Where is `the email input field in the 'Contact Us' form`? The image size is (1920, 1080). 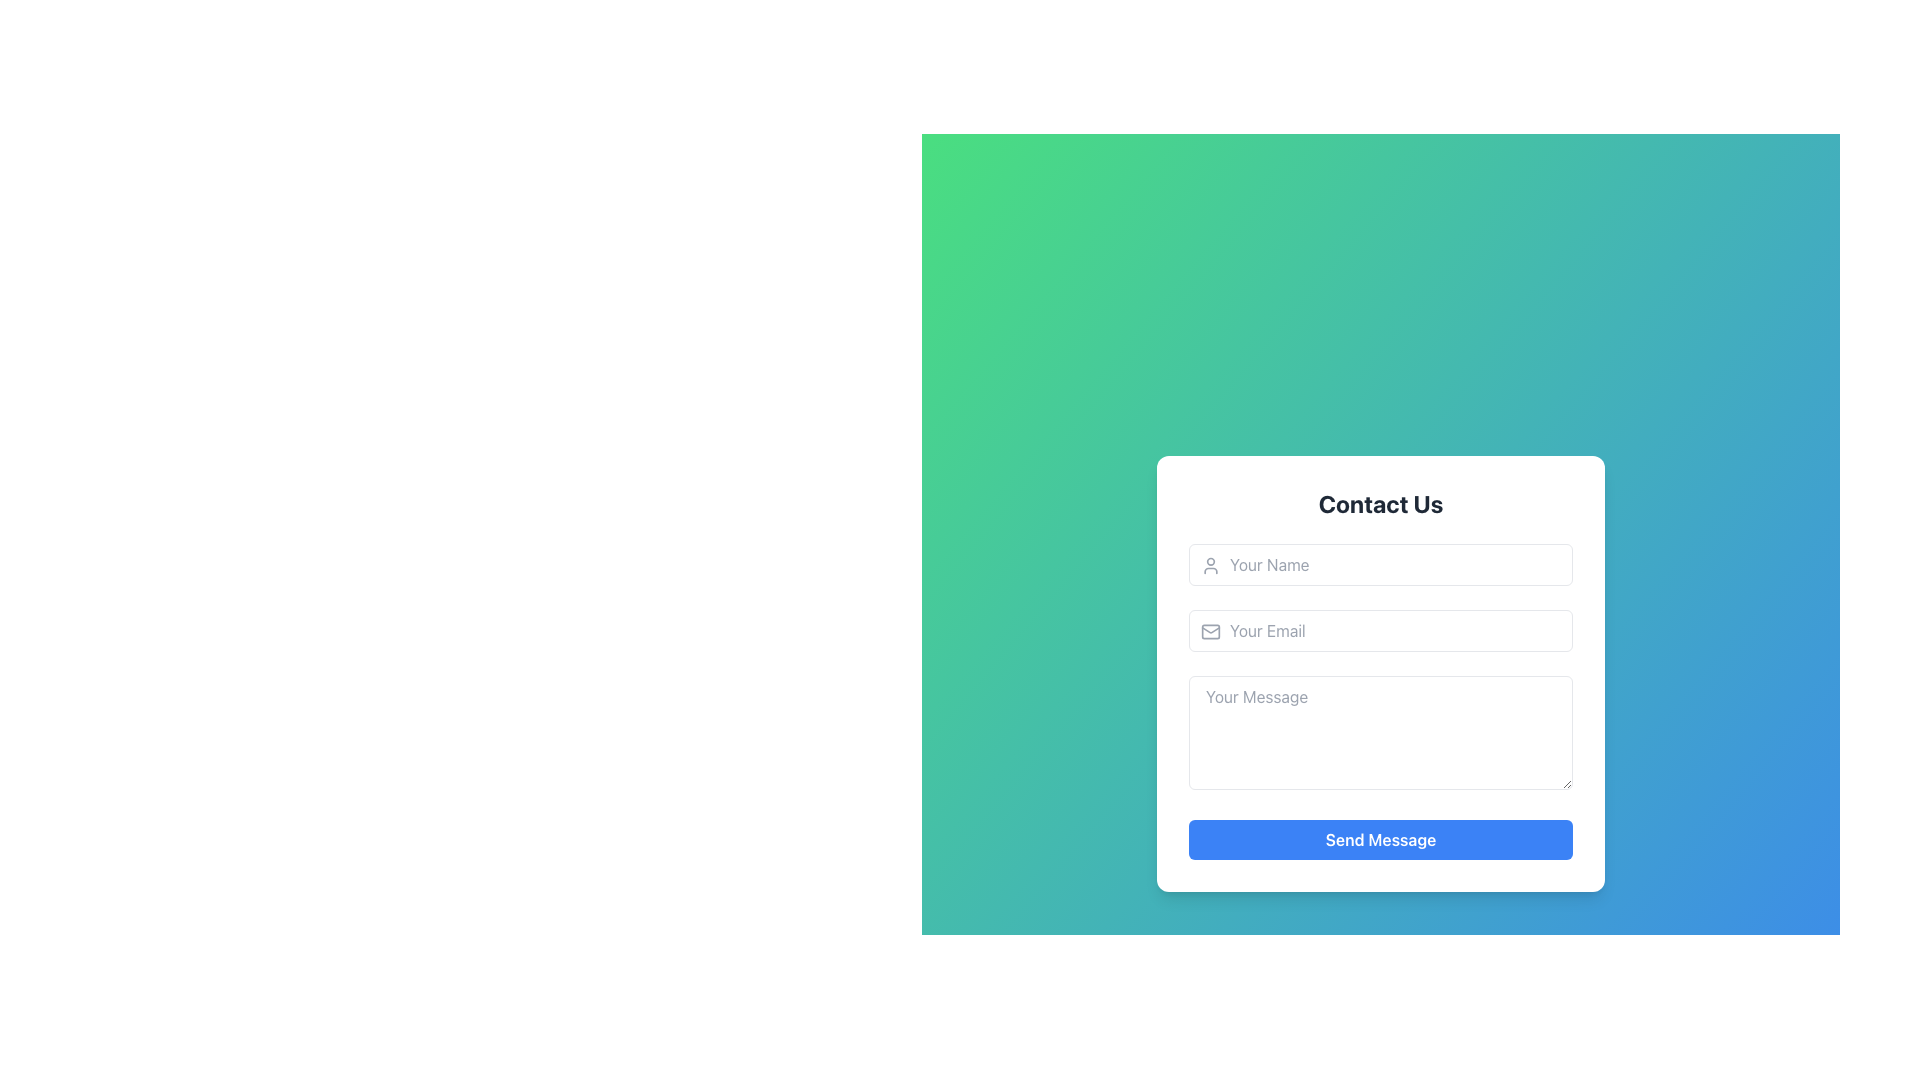 the email input field in the 'Contact Us' form is located at coordinates (1380, 631).